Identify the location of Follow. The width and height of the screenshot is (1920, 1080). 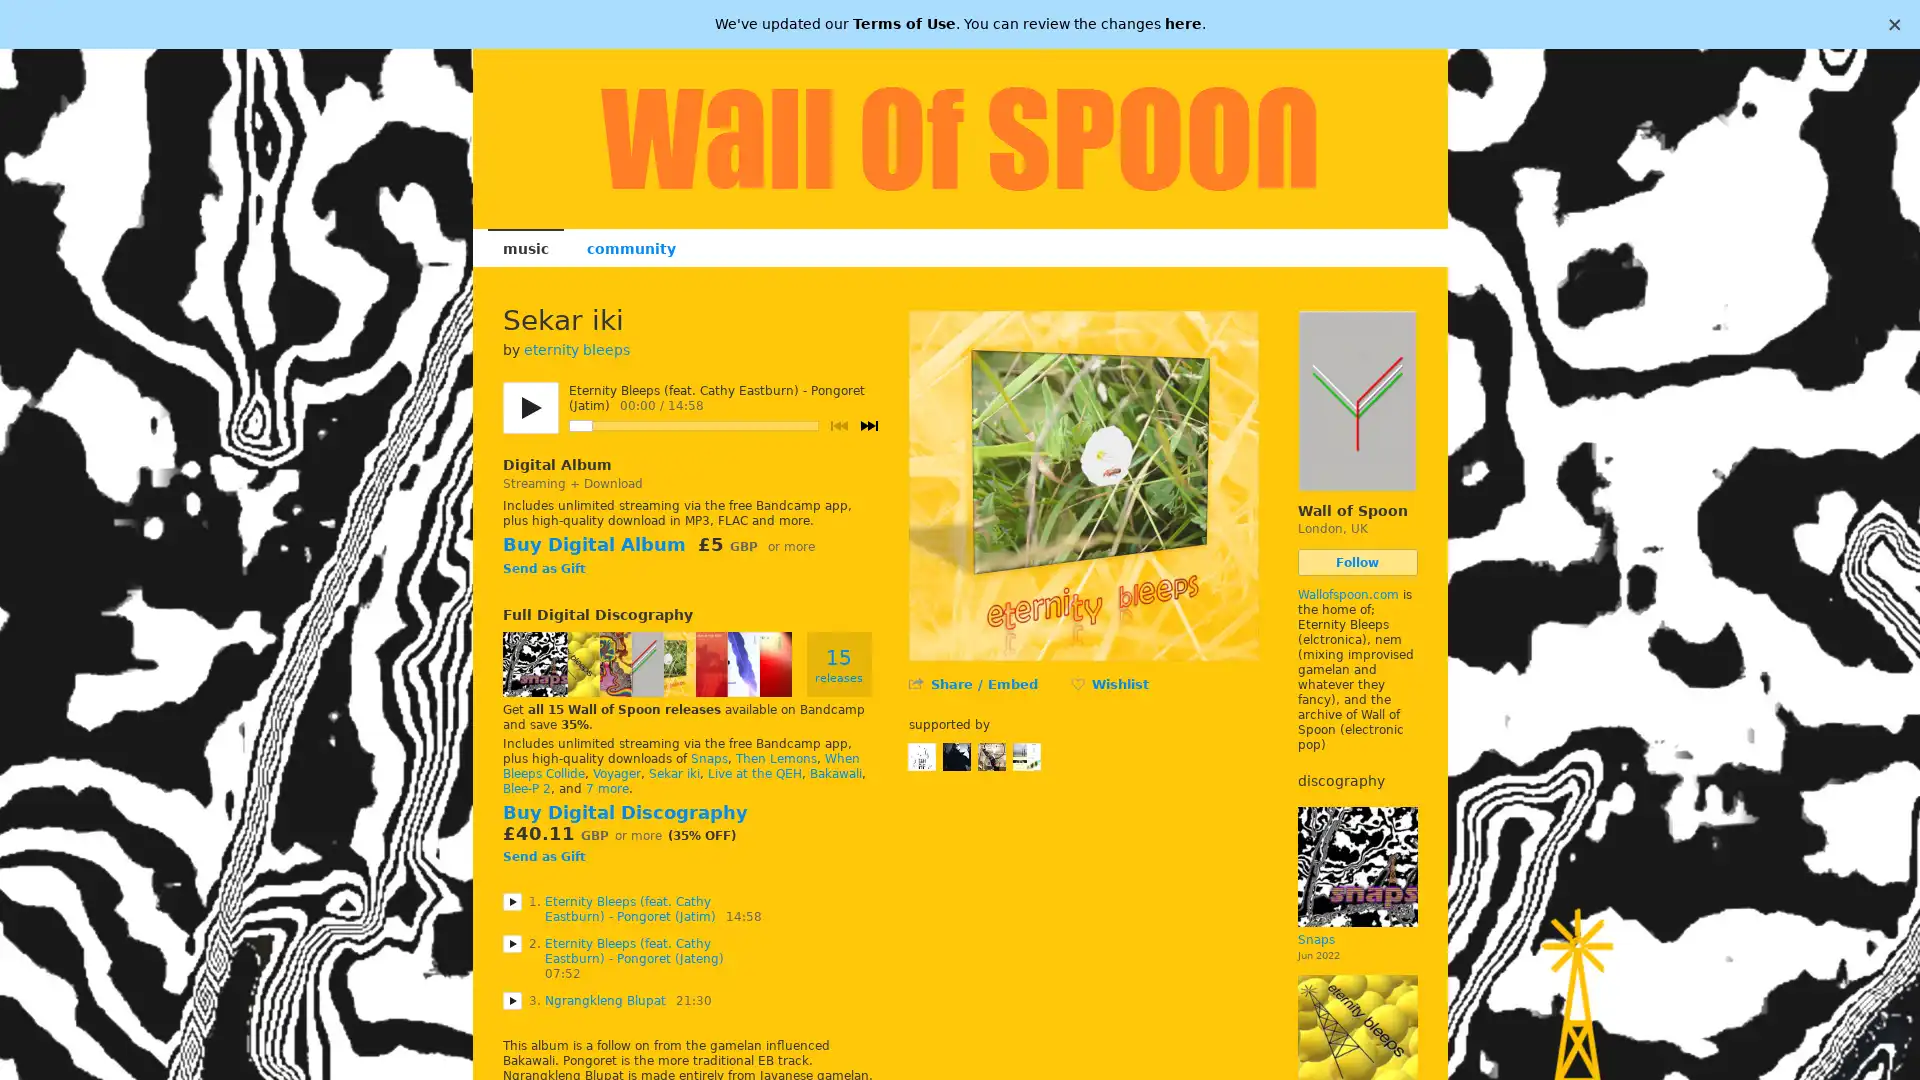
(1357, 562).